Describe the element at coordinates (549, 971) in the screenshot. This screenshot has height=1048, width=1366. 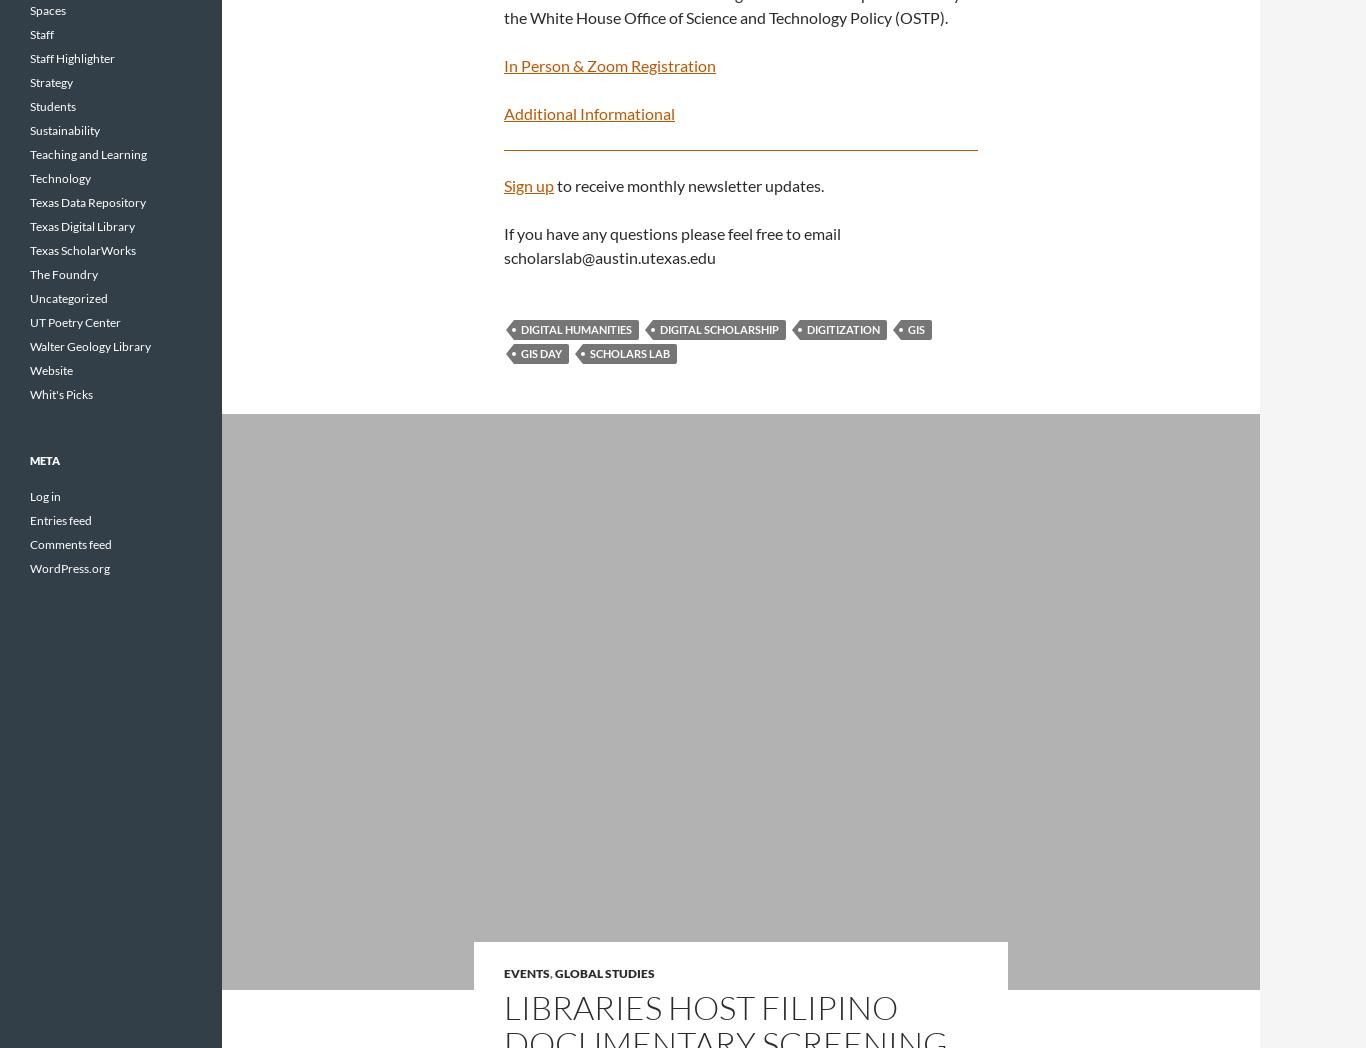
I see `','` at that location.